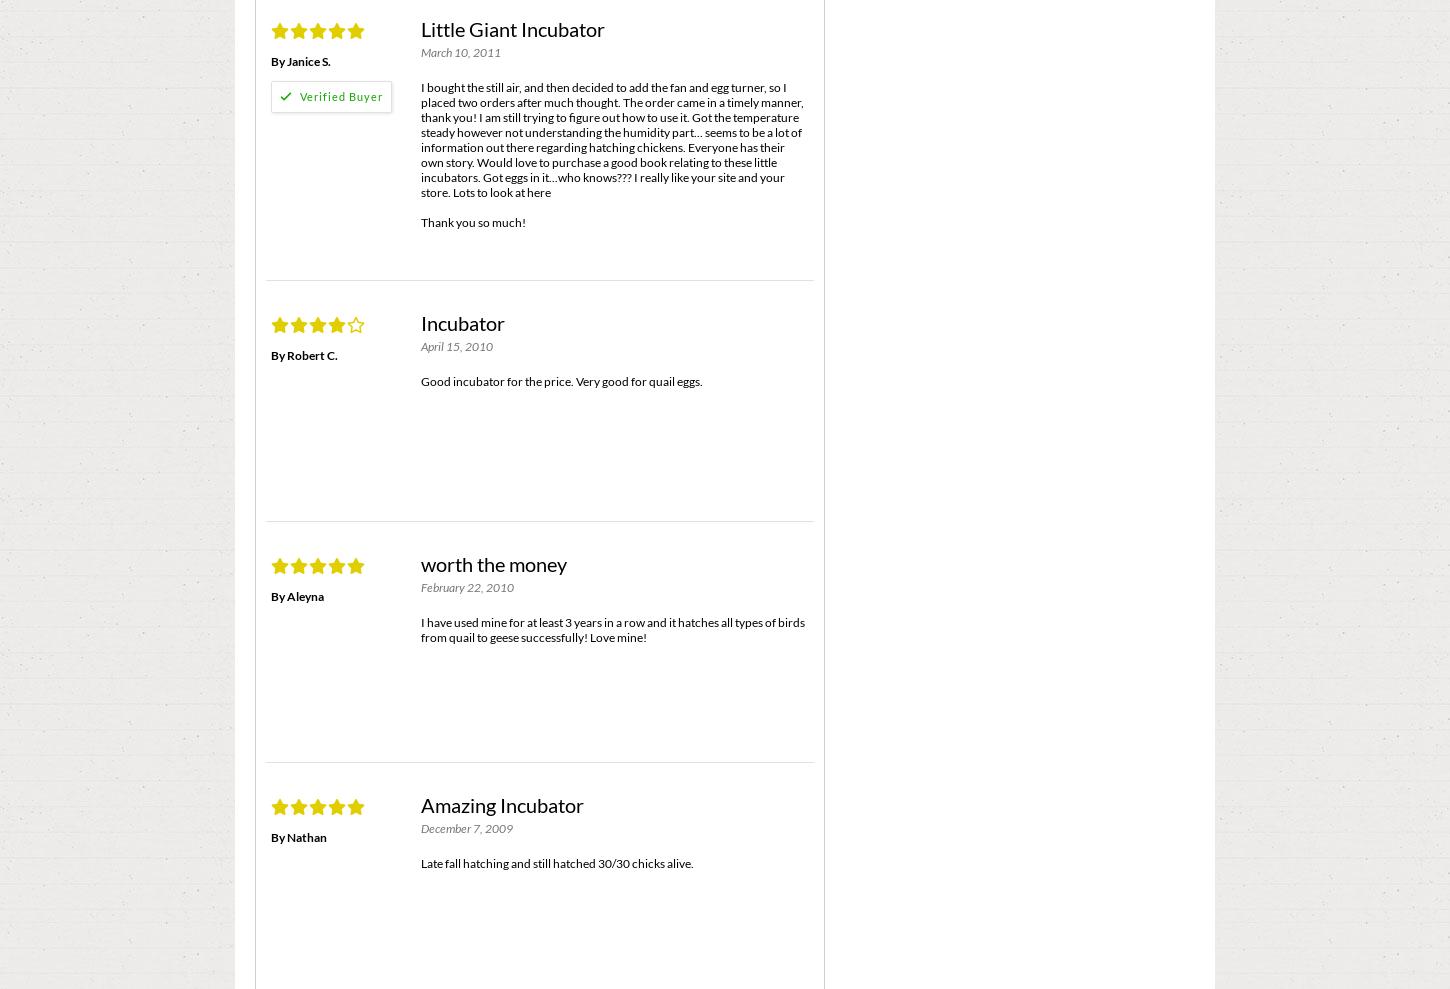 The image size is (1450, 989). I want to click on 'Good incubator for the price. Very good for quail eggs.', so click(419, 380).